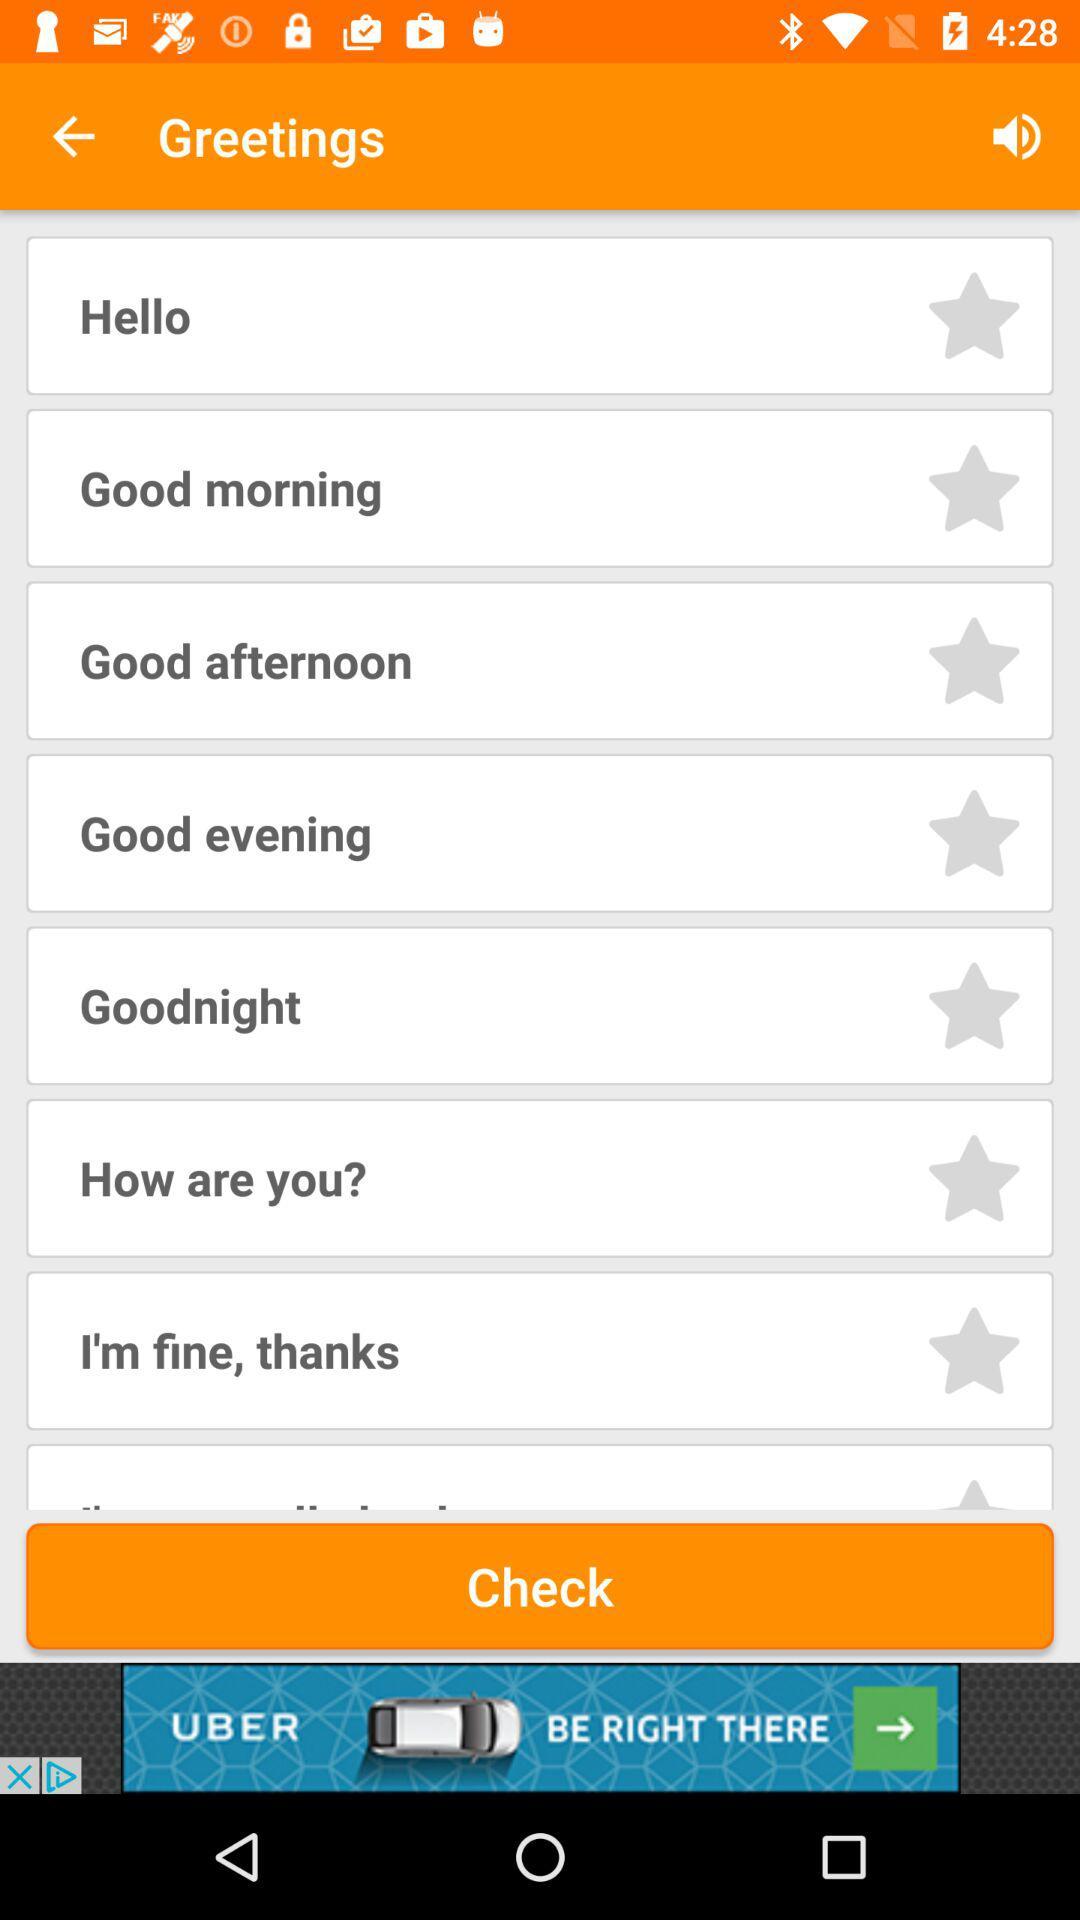 This screenshot has width=1080, height=1920. I want to click on favorite, so click(973, 1350).